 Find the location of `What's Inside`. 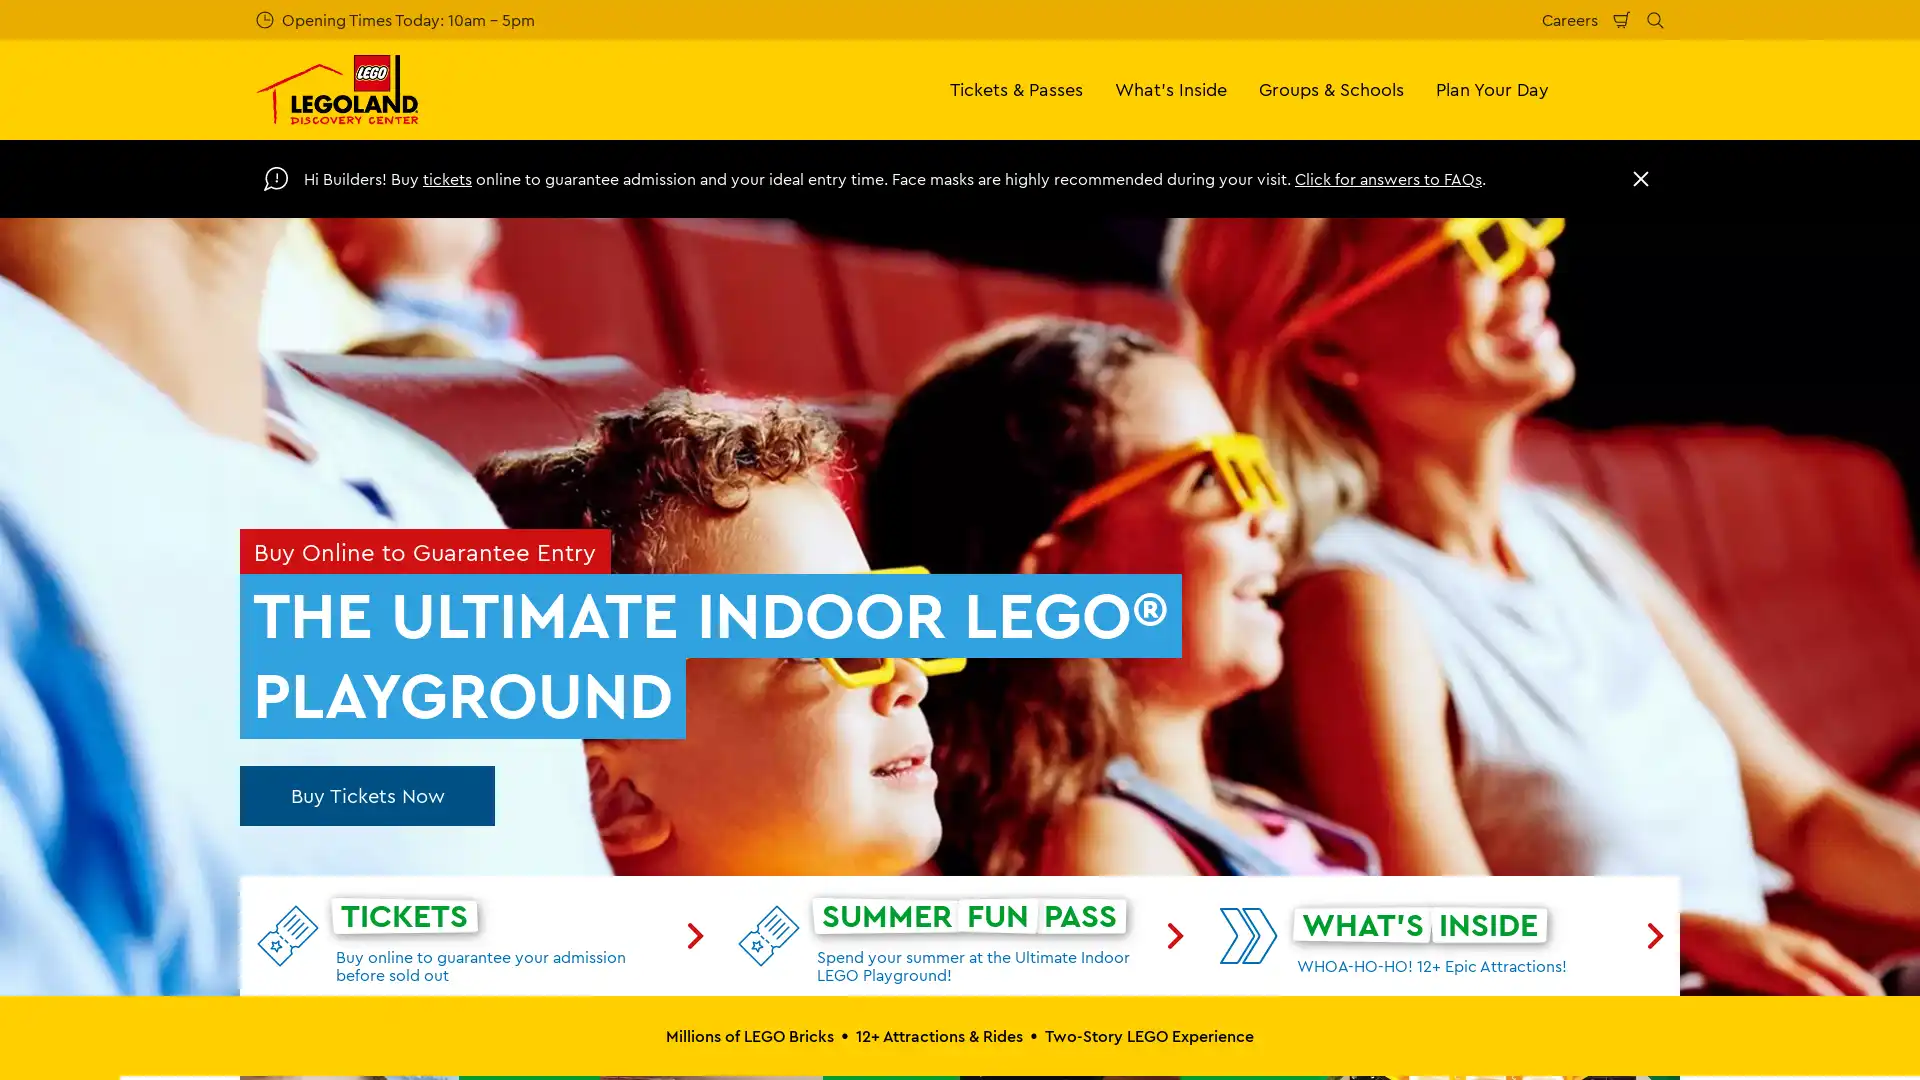

What's Inside is located at coordinates (1171, 88).